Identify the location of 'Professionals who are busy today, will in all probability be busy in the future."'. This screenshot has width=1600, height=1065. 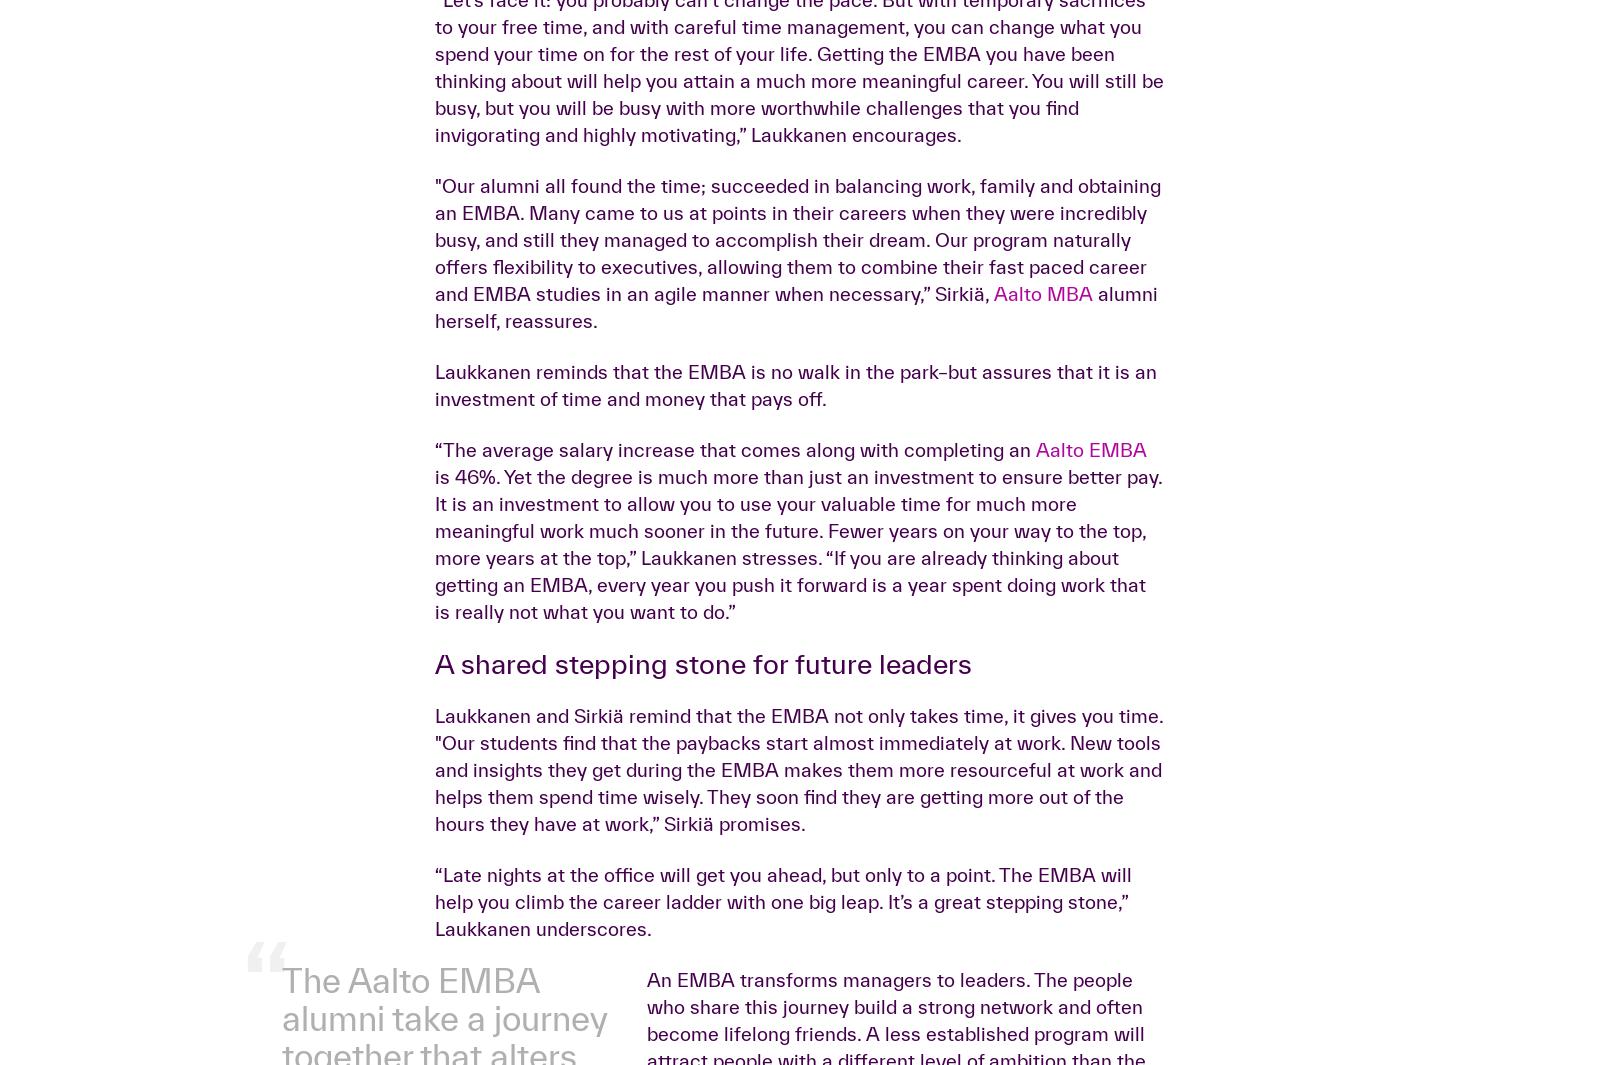
(447, 212).